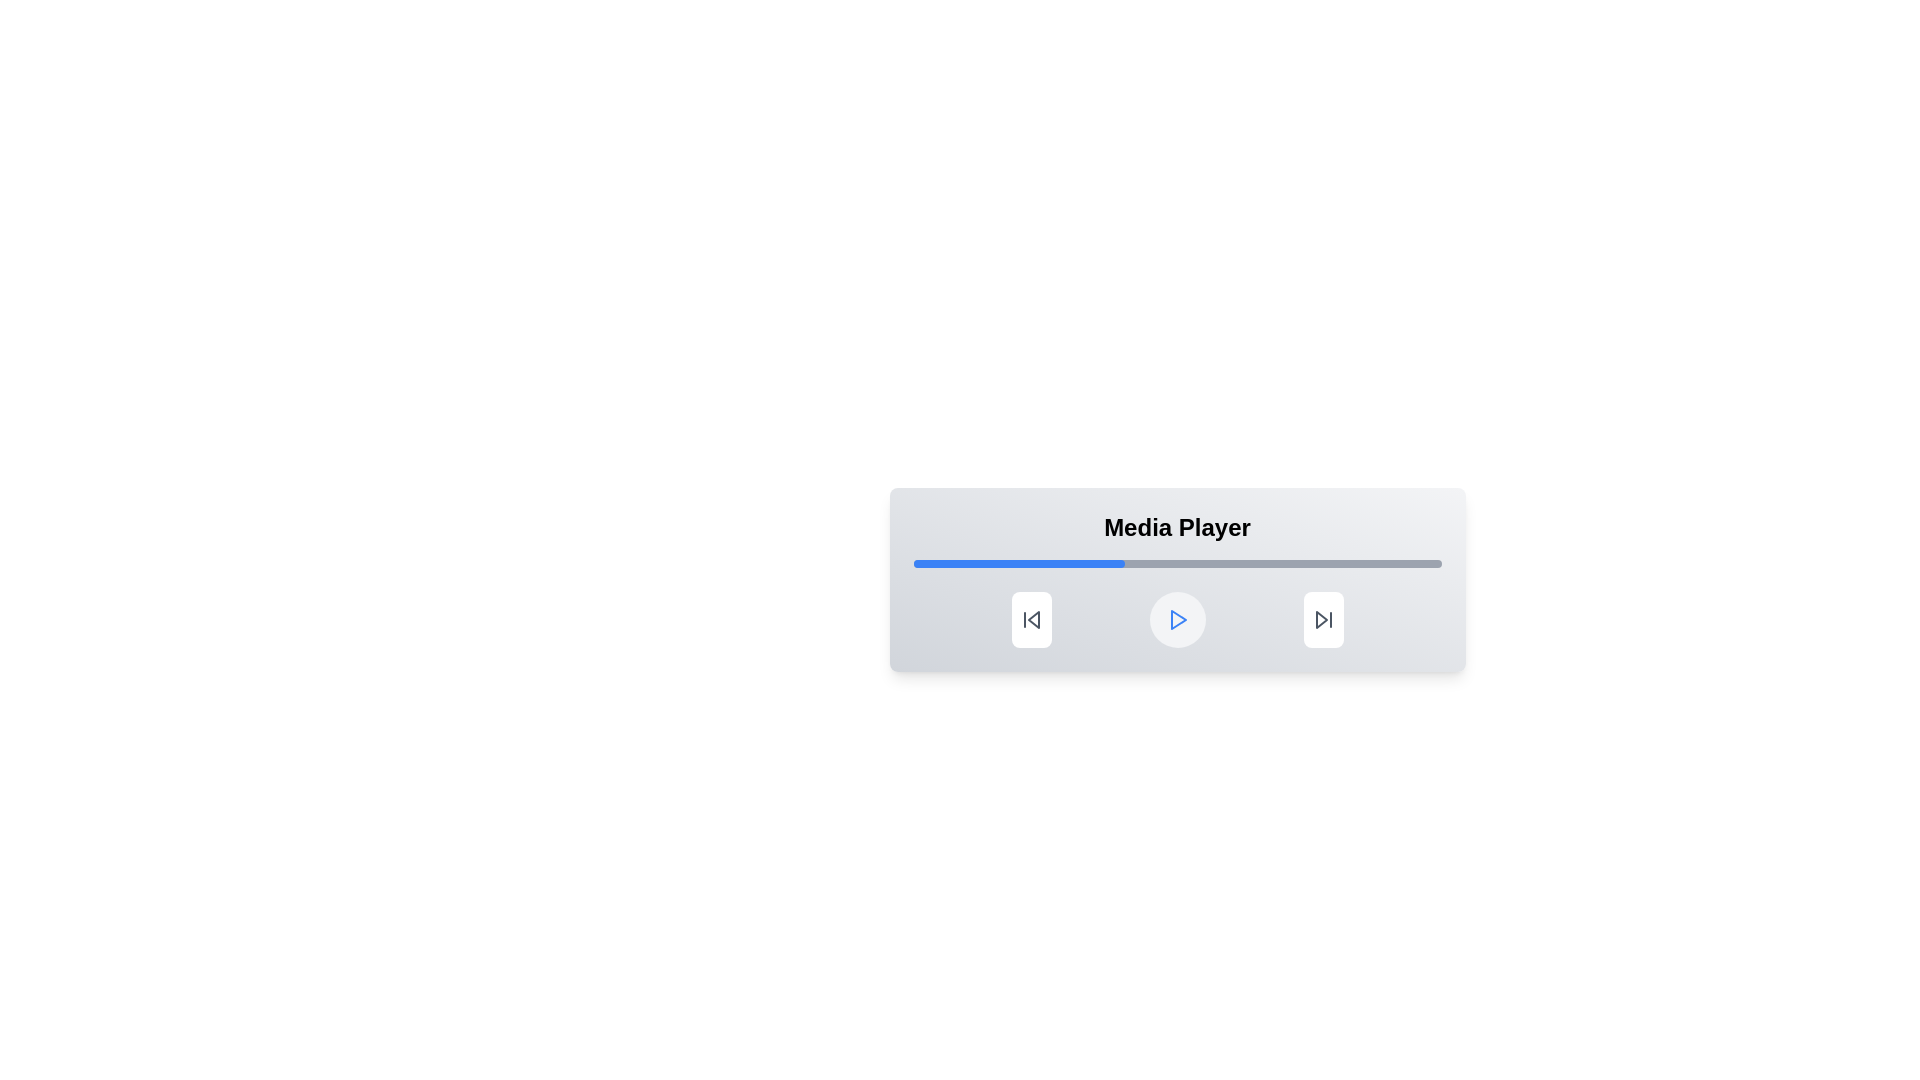  Describe the element at coordinates (1031, 619) in the screenshot. I see `the skip-backward SVG icon located in the bottom-left corner of the media player control section` at that location.